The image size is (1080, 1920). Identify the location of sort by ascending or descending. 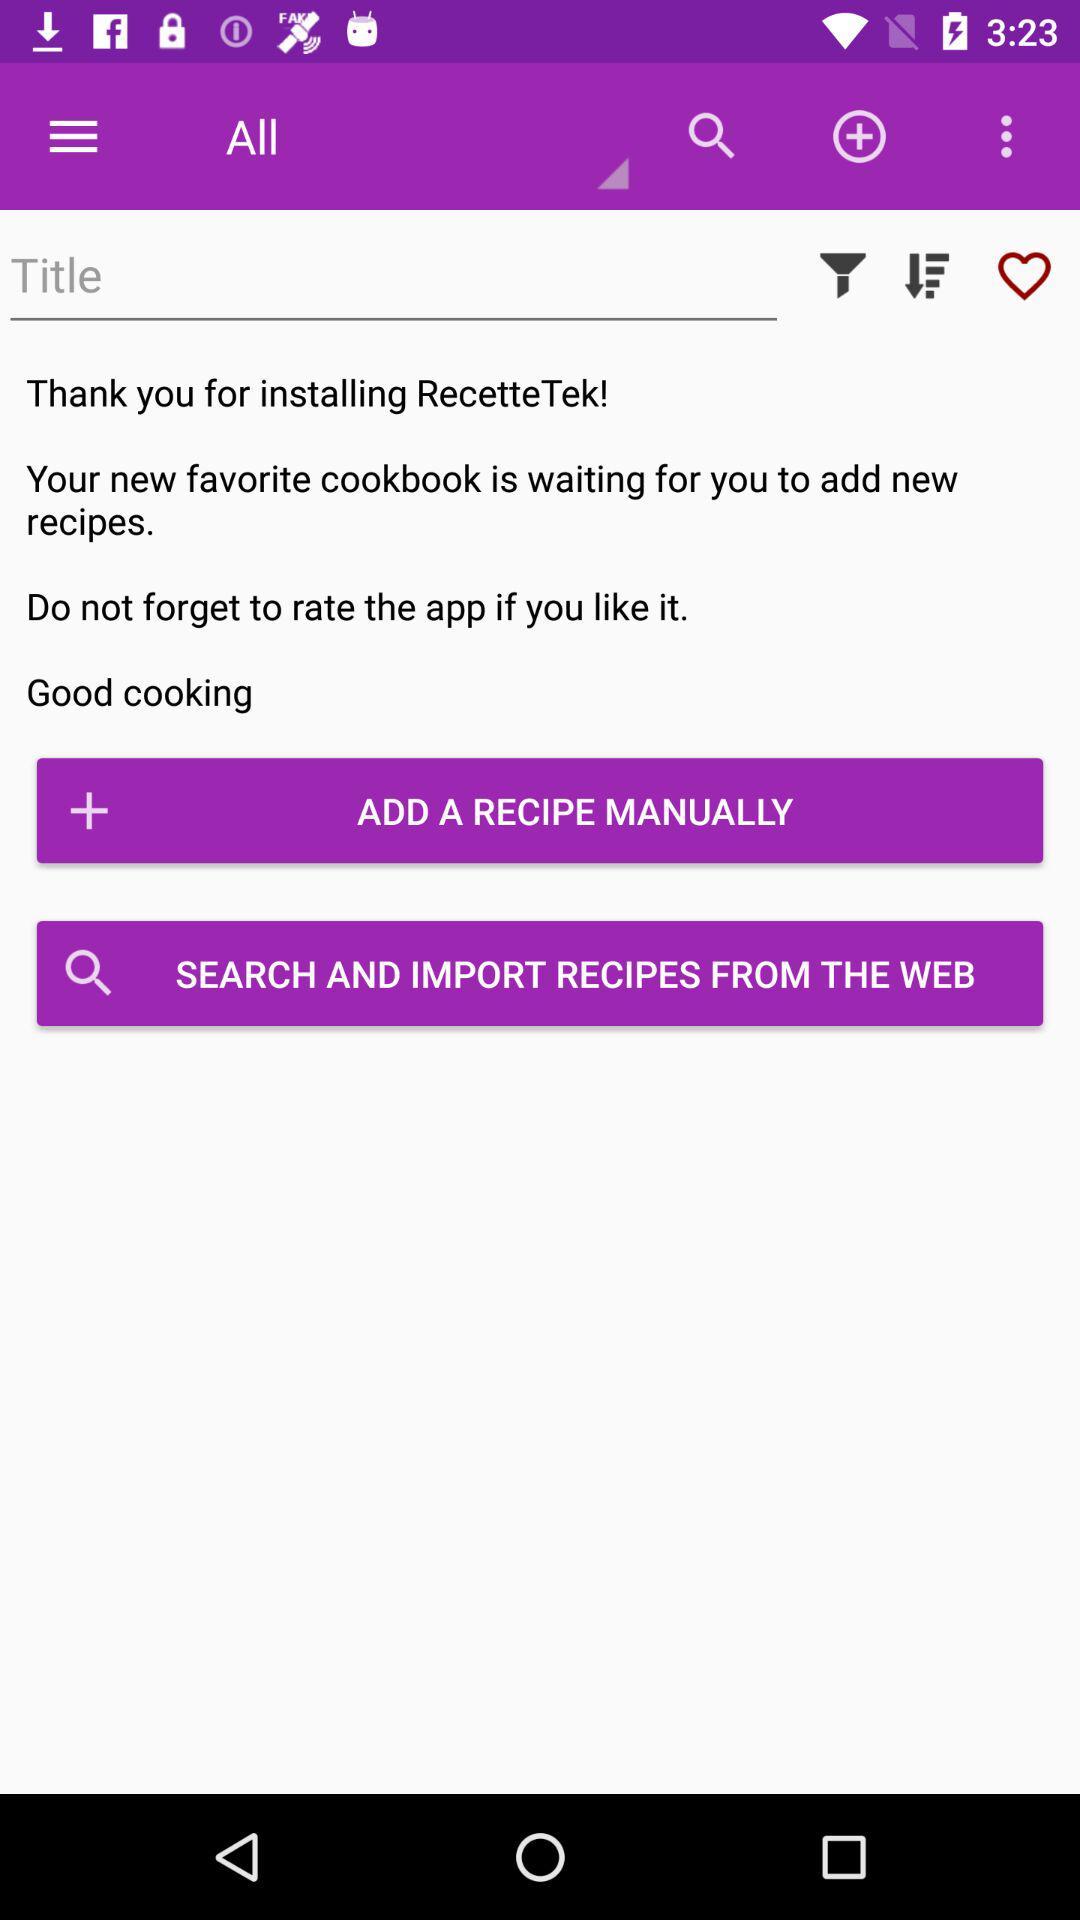
(926, 274).